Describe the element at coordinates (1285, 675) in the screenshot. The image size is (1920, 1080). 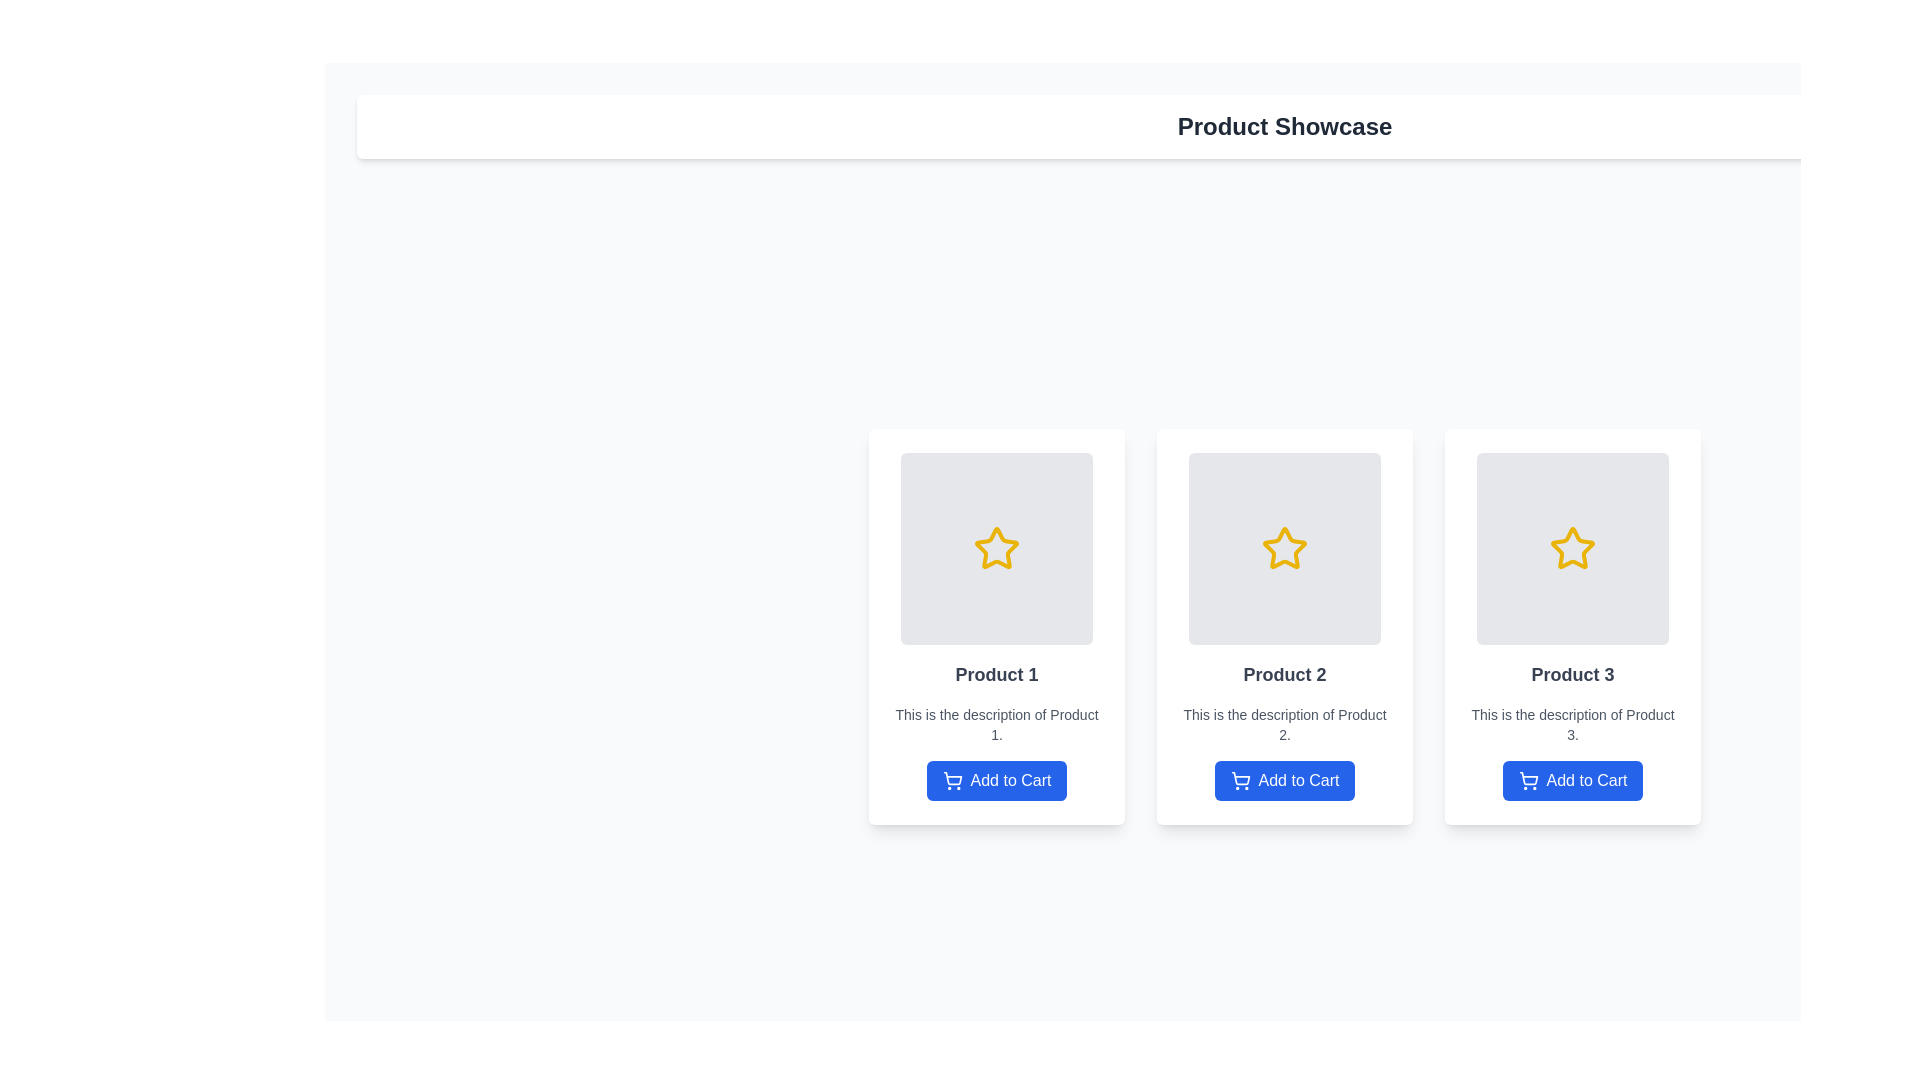
I see `text displayed in the 'Product 2' text label, which is positioned below the star icon in the second card of a three-card layout` at that location.